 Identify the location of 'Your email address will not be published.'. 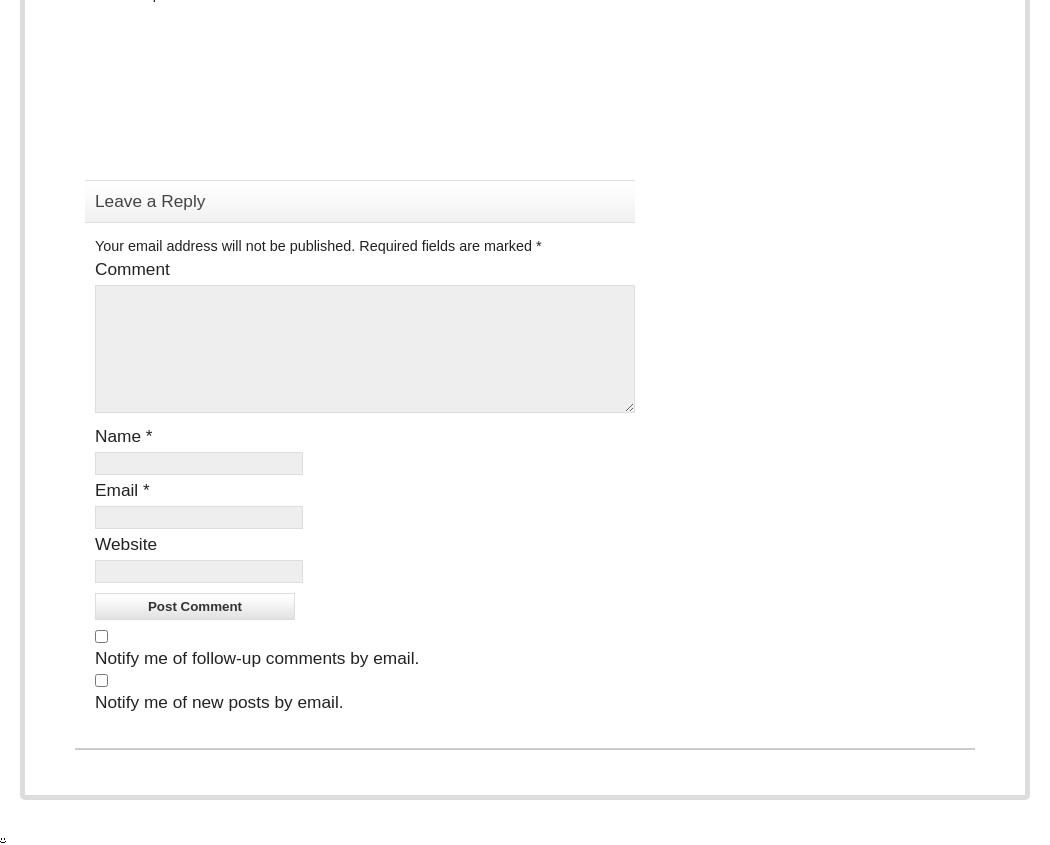
(95, 244).